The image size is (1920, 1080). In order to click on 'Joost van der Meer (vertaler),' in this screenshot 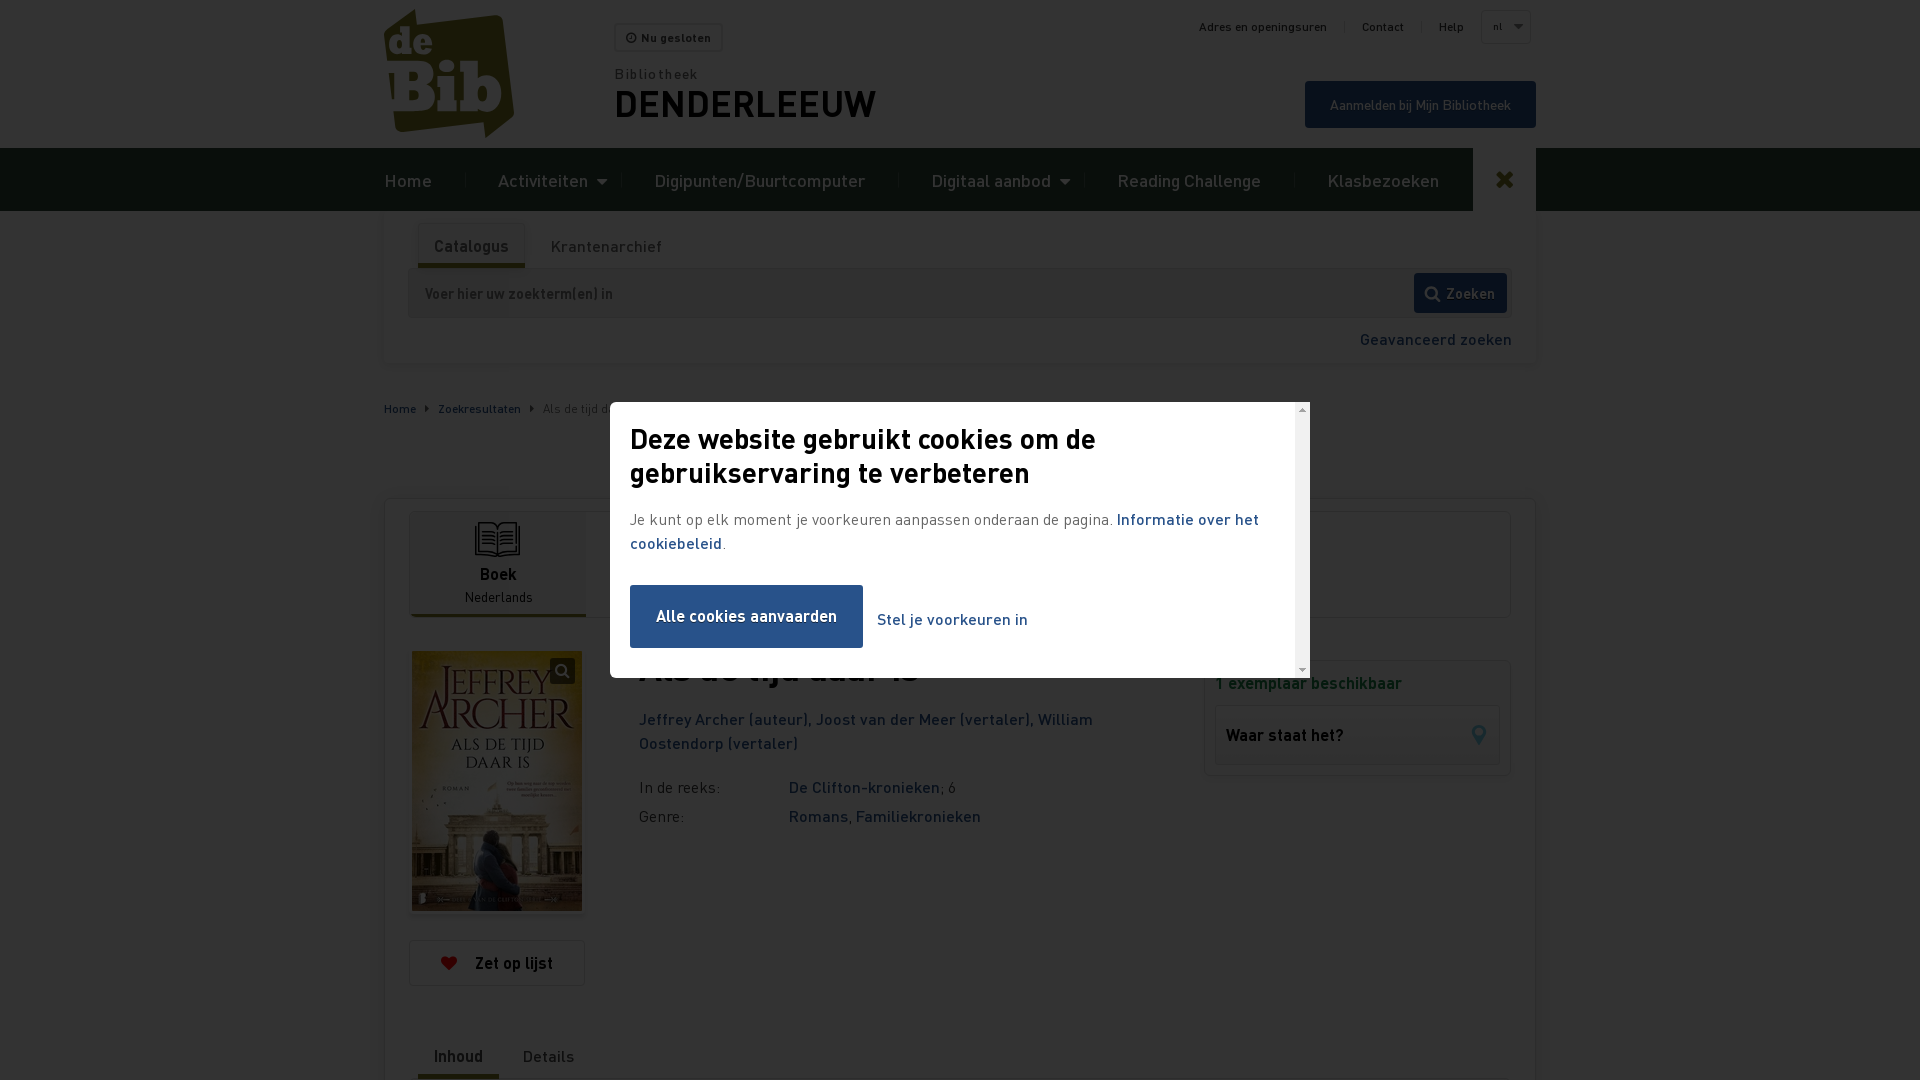, I will do `click(925, 717)`.